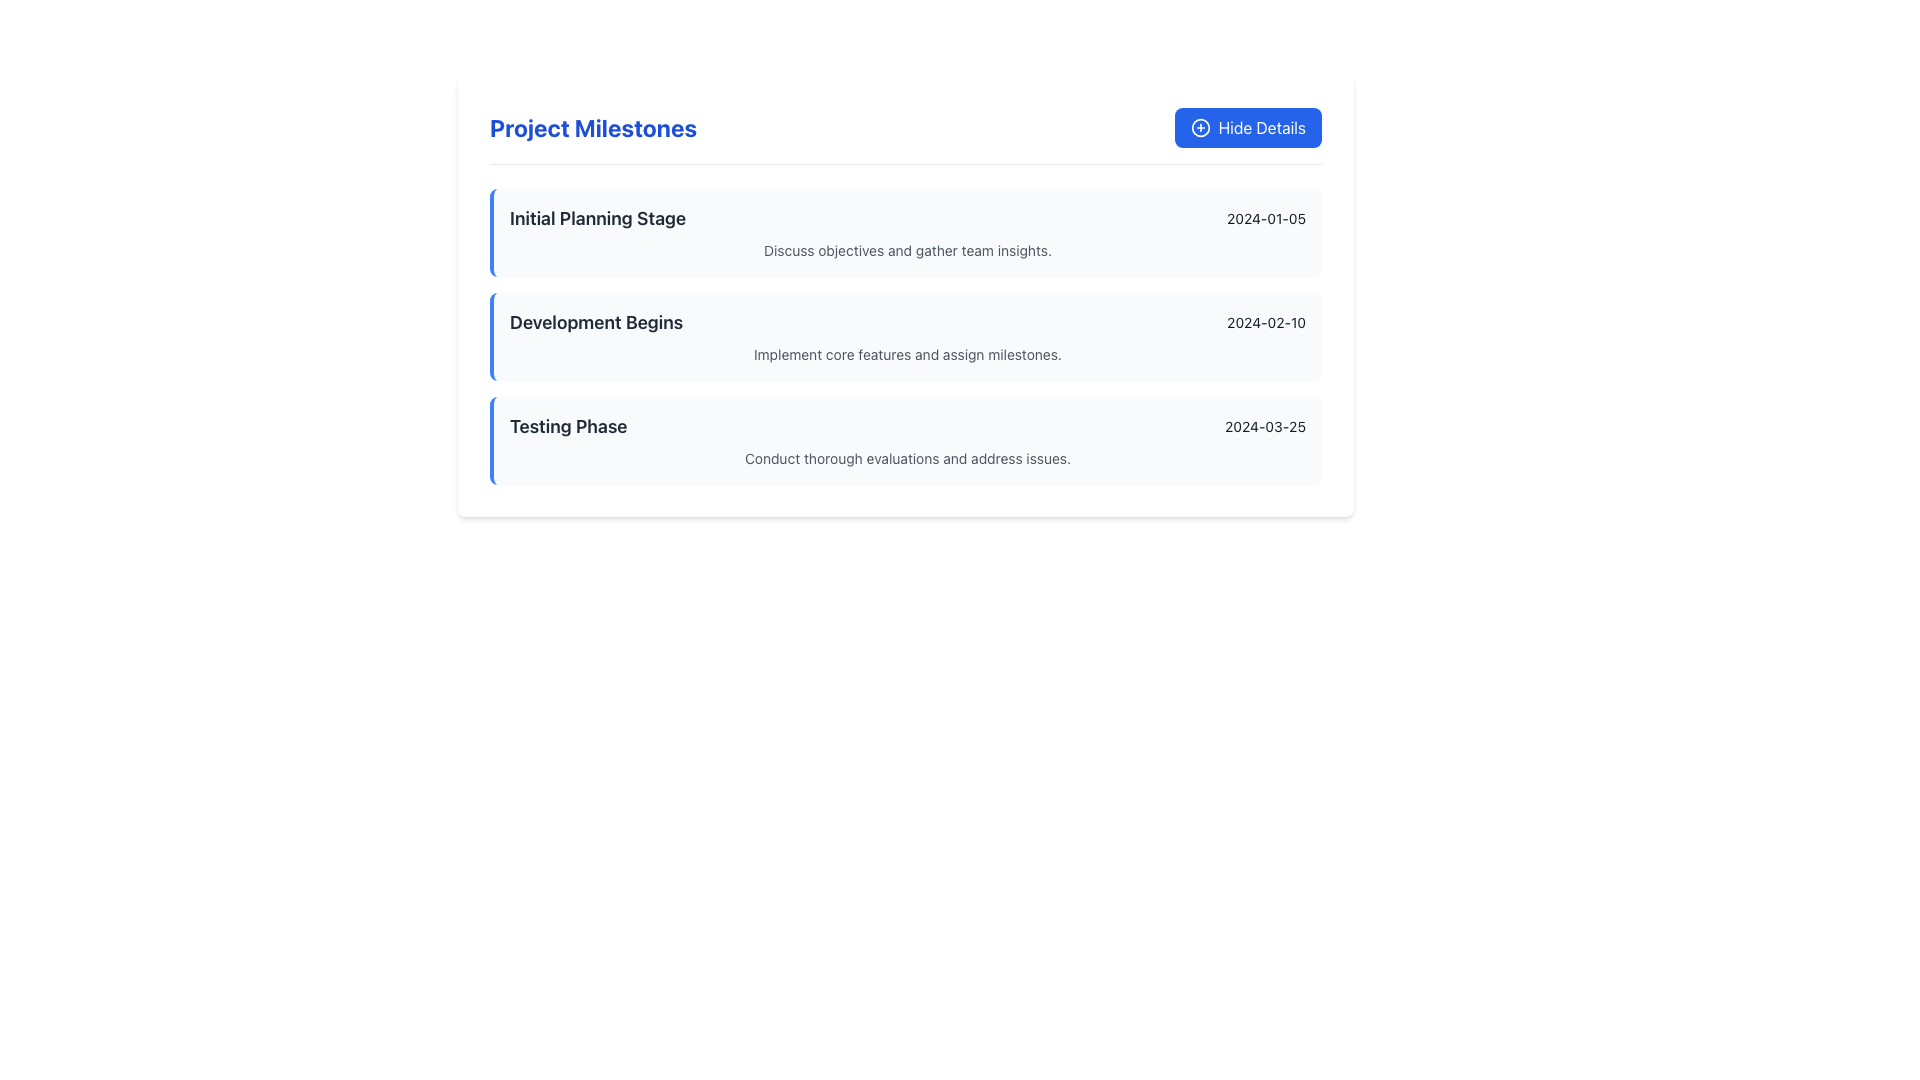  Describe the element at coordinates (906, 459) in the screenshot. I see `text label that describes the task: 'Conduct thorough evaluations and address issues.' located in the 'Testing Phase' milestone section beneath the heading and date` at that location.